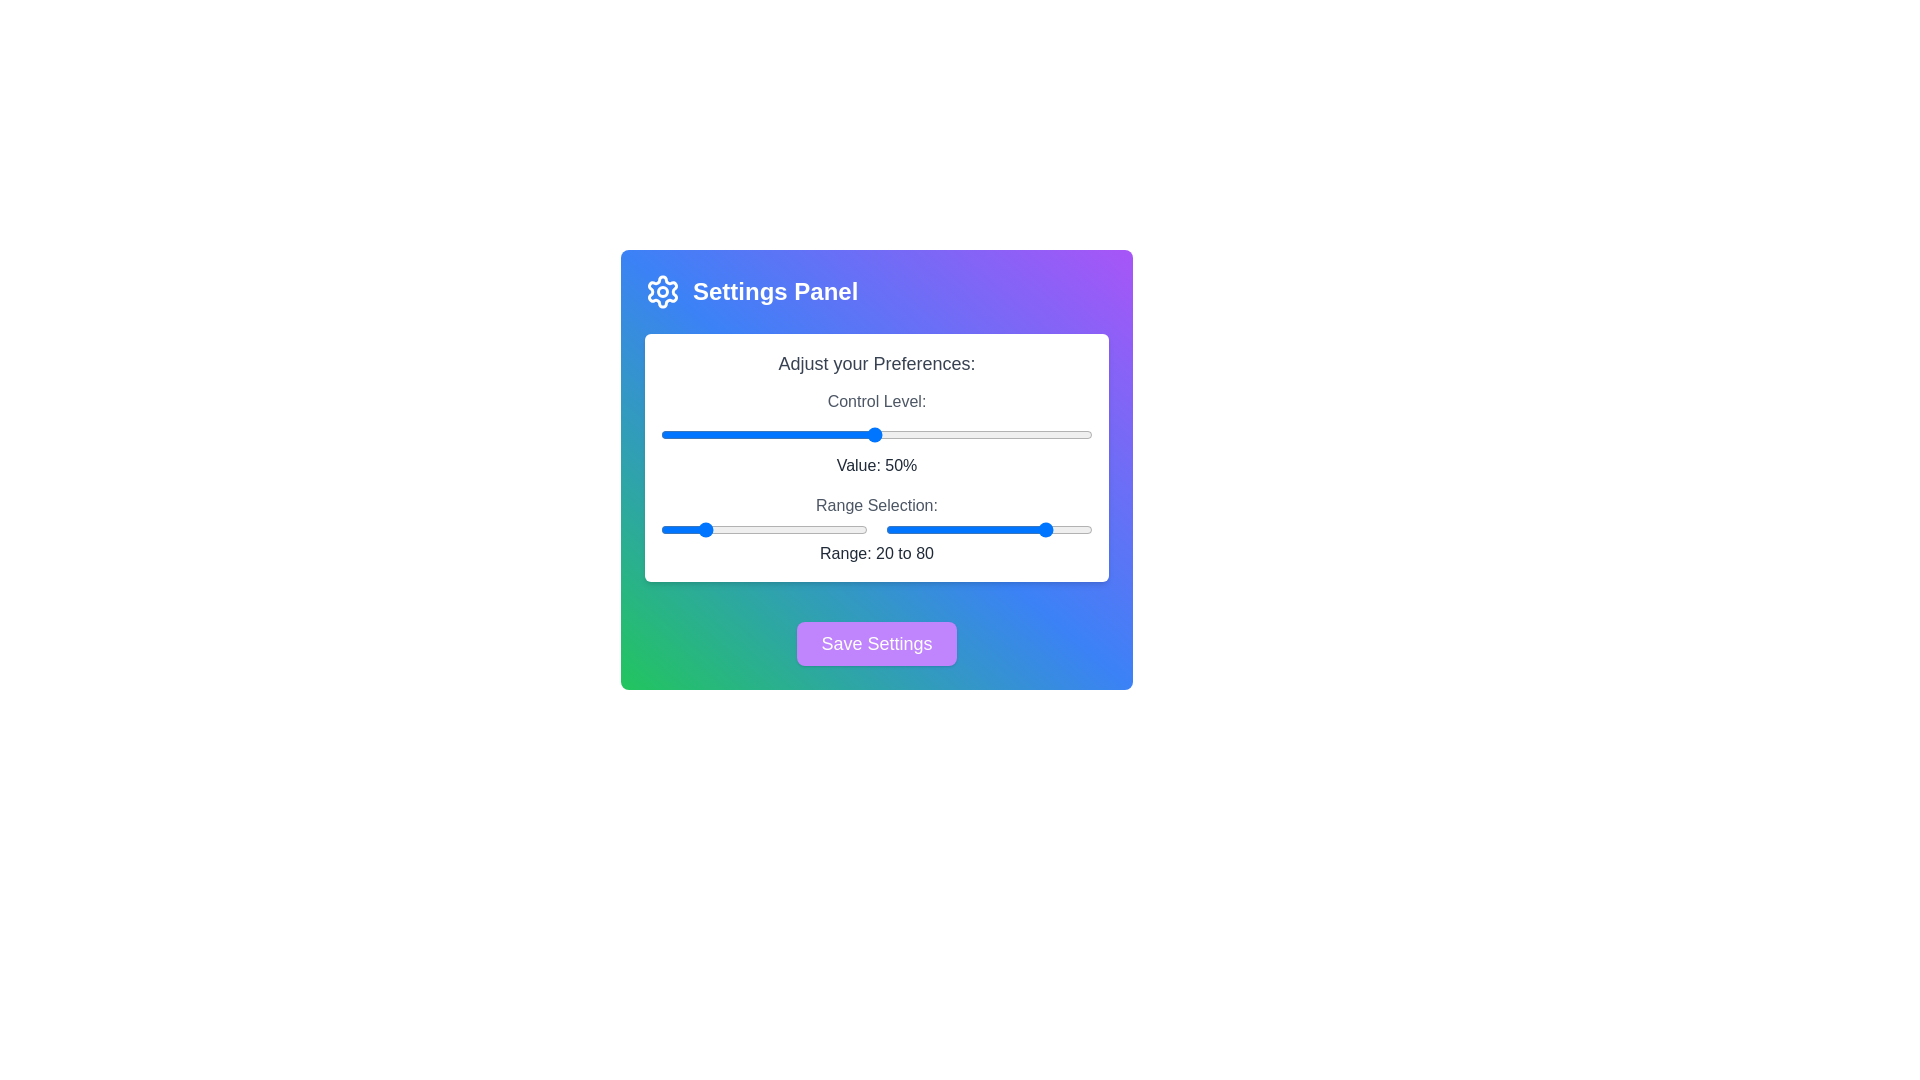 The height and width of the screenshot is (1080, 1920). What do you see at coordinates (1036, 434) in the screenshot?
I see `the control level` at bounding box center [1036, 434].